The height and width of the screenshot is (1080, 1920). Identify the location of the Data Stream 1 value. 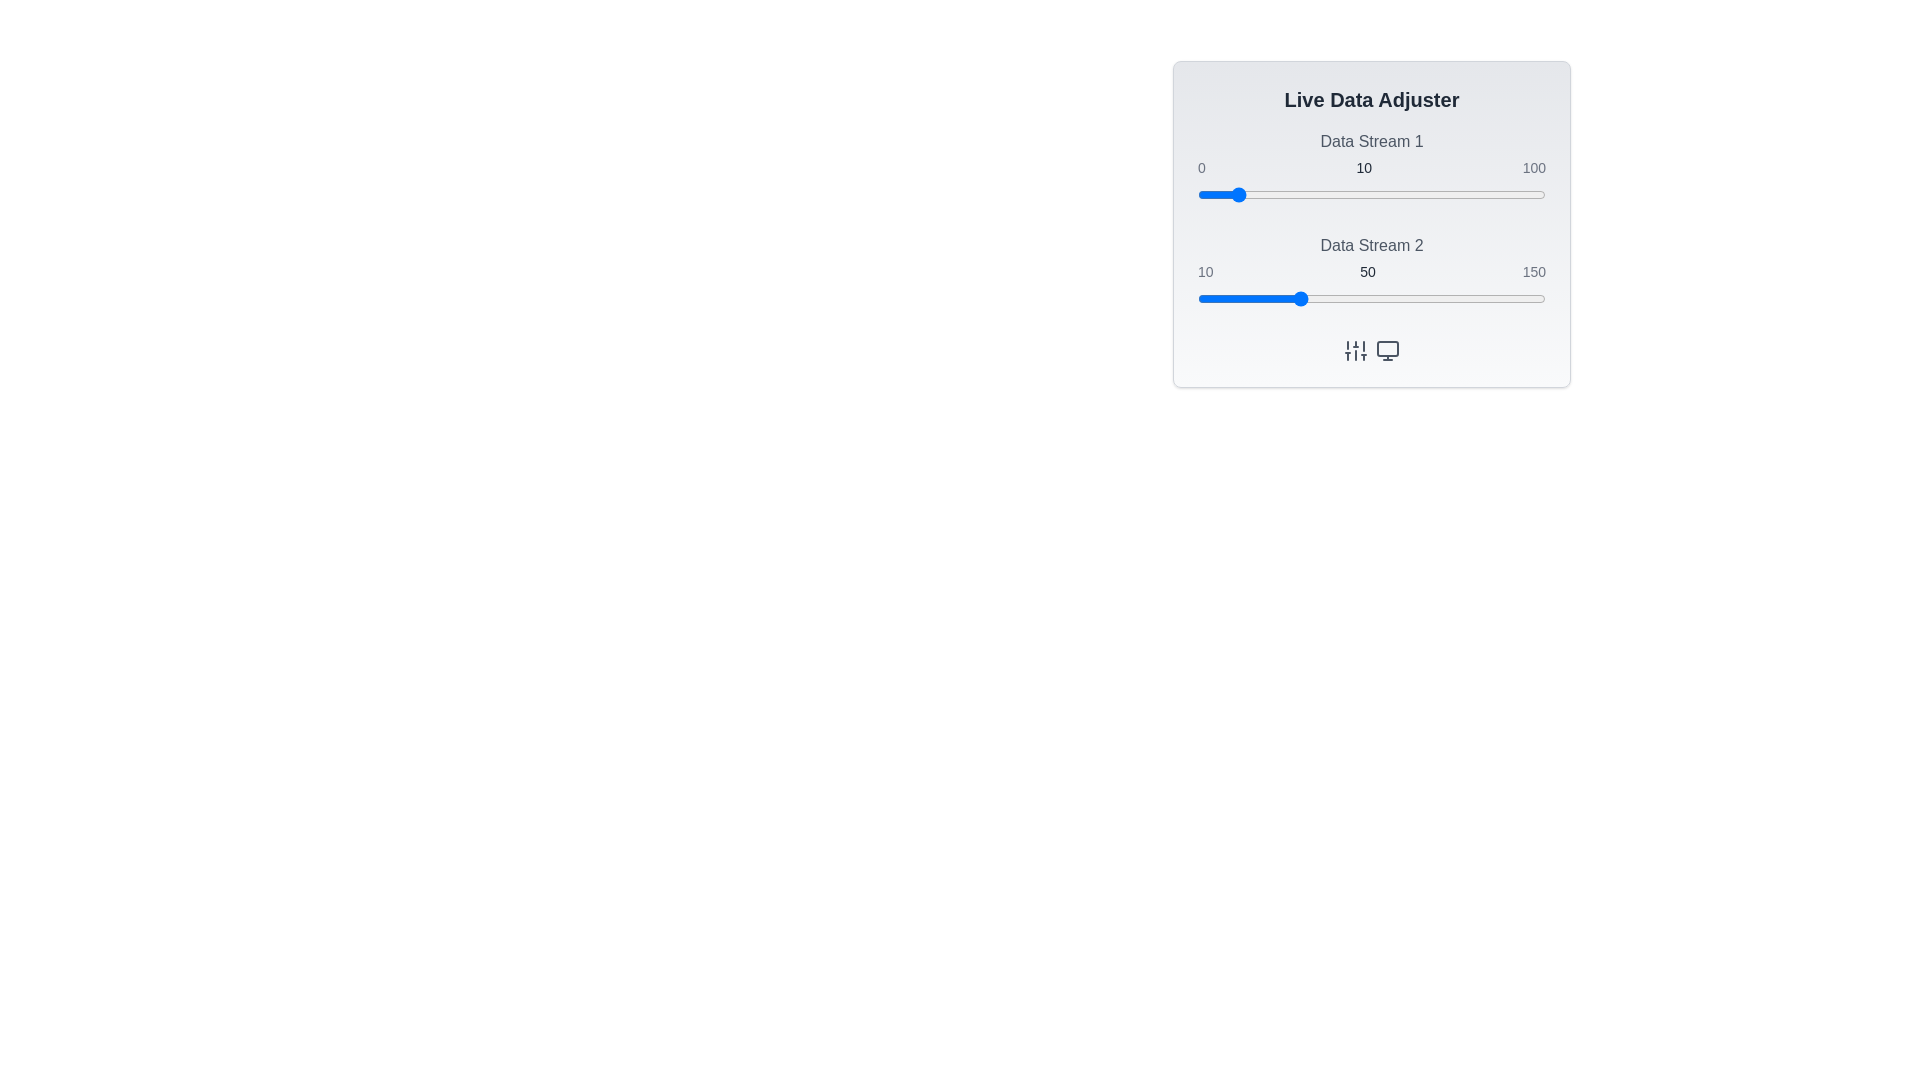
(1217, 195).